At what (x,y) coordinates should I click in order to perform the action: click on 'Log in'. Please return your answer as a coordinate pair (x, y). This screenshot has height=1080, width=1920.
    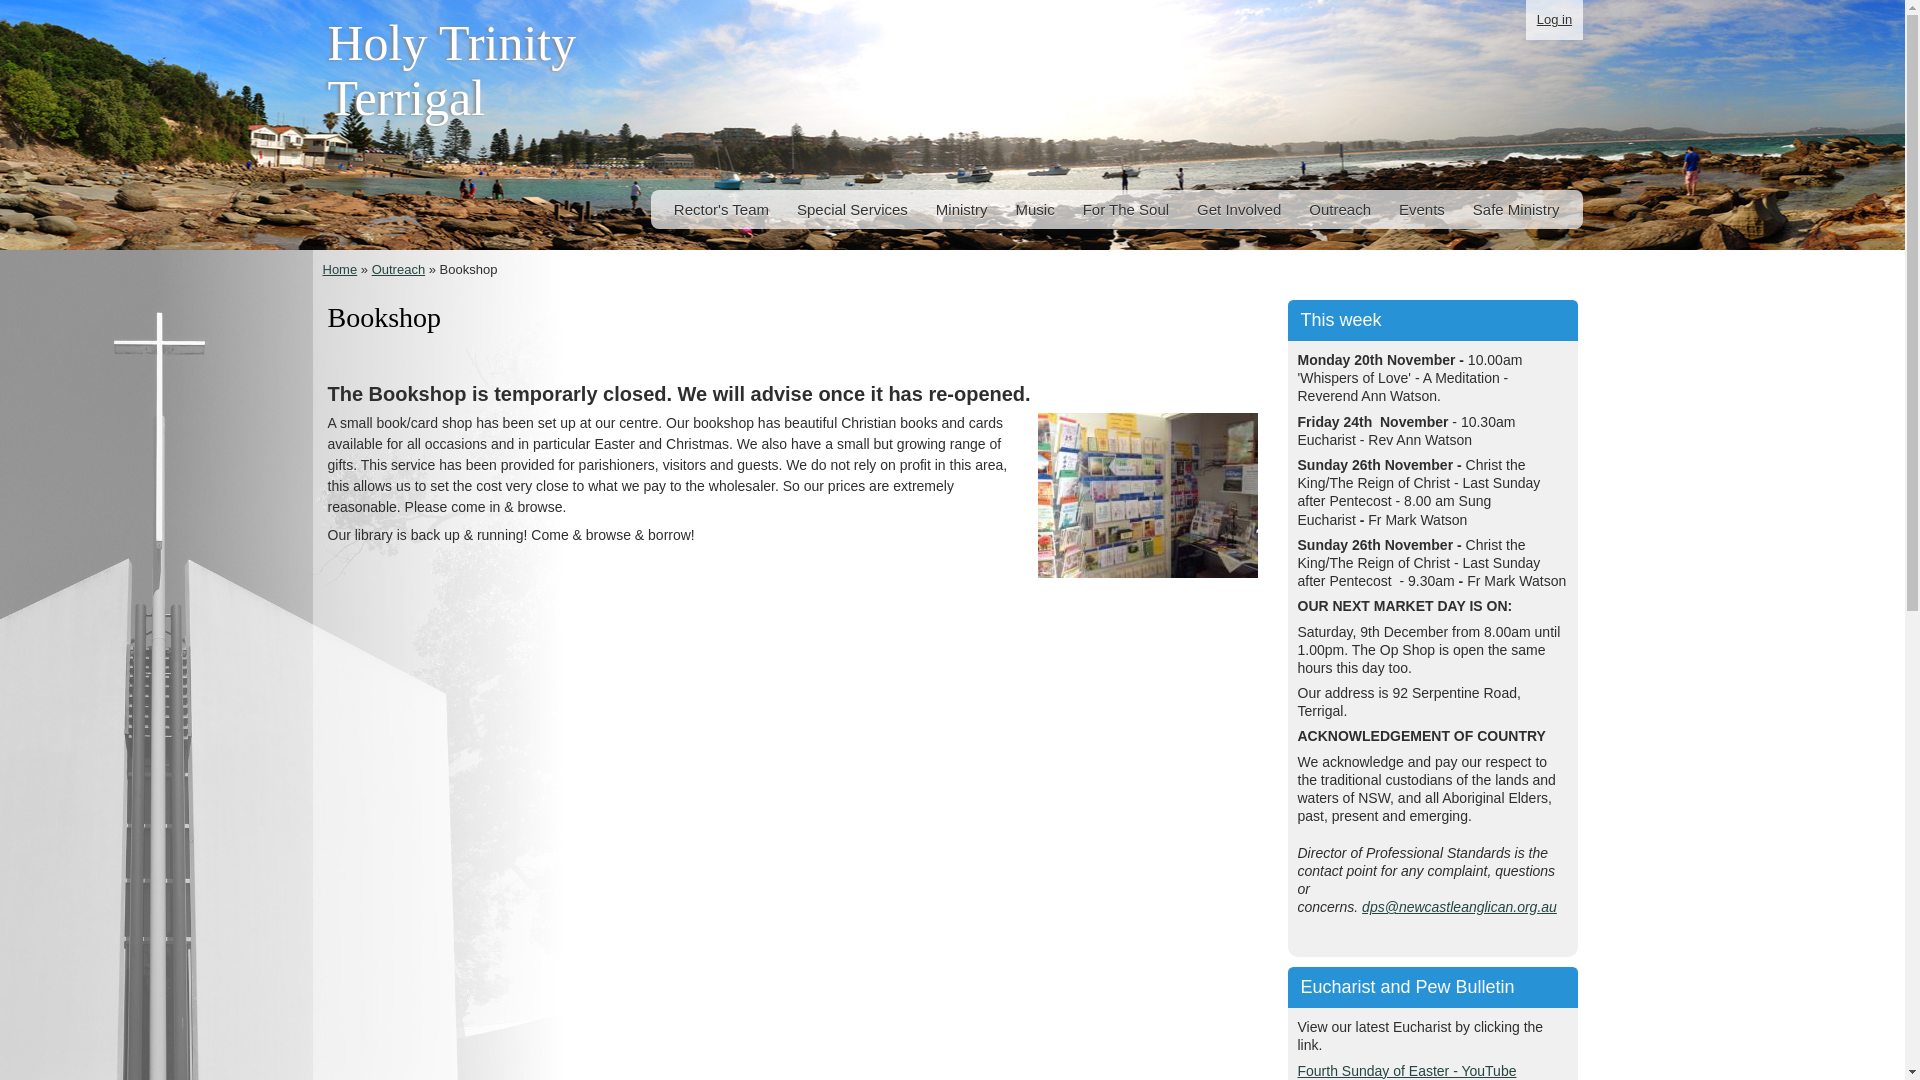
    Looking at the image, I should click on (1525, 19).